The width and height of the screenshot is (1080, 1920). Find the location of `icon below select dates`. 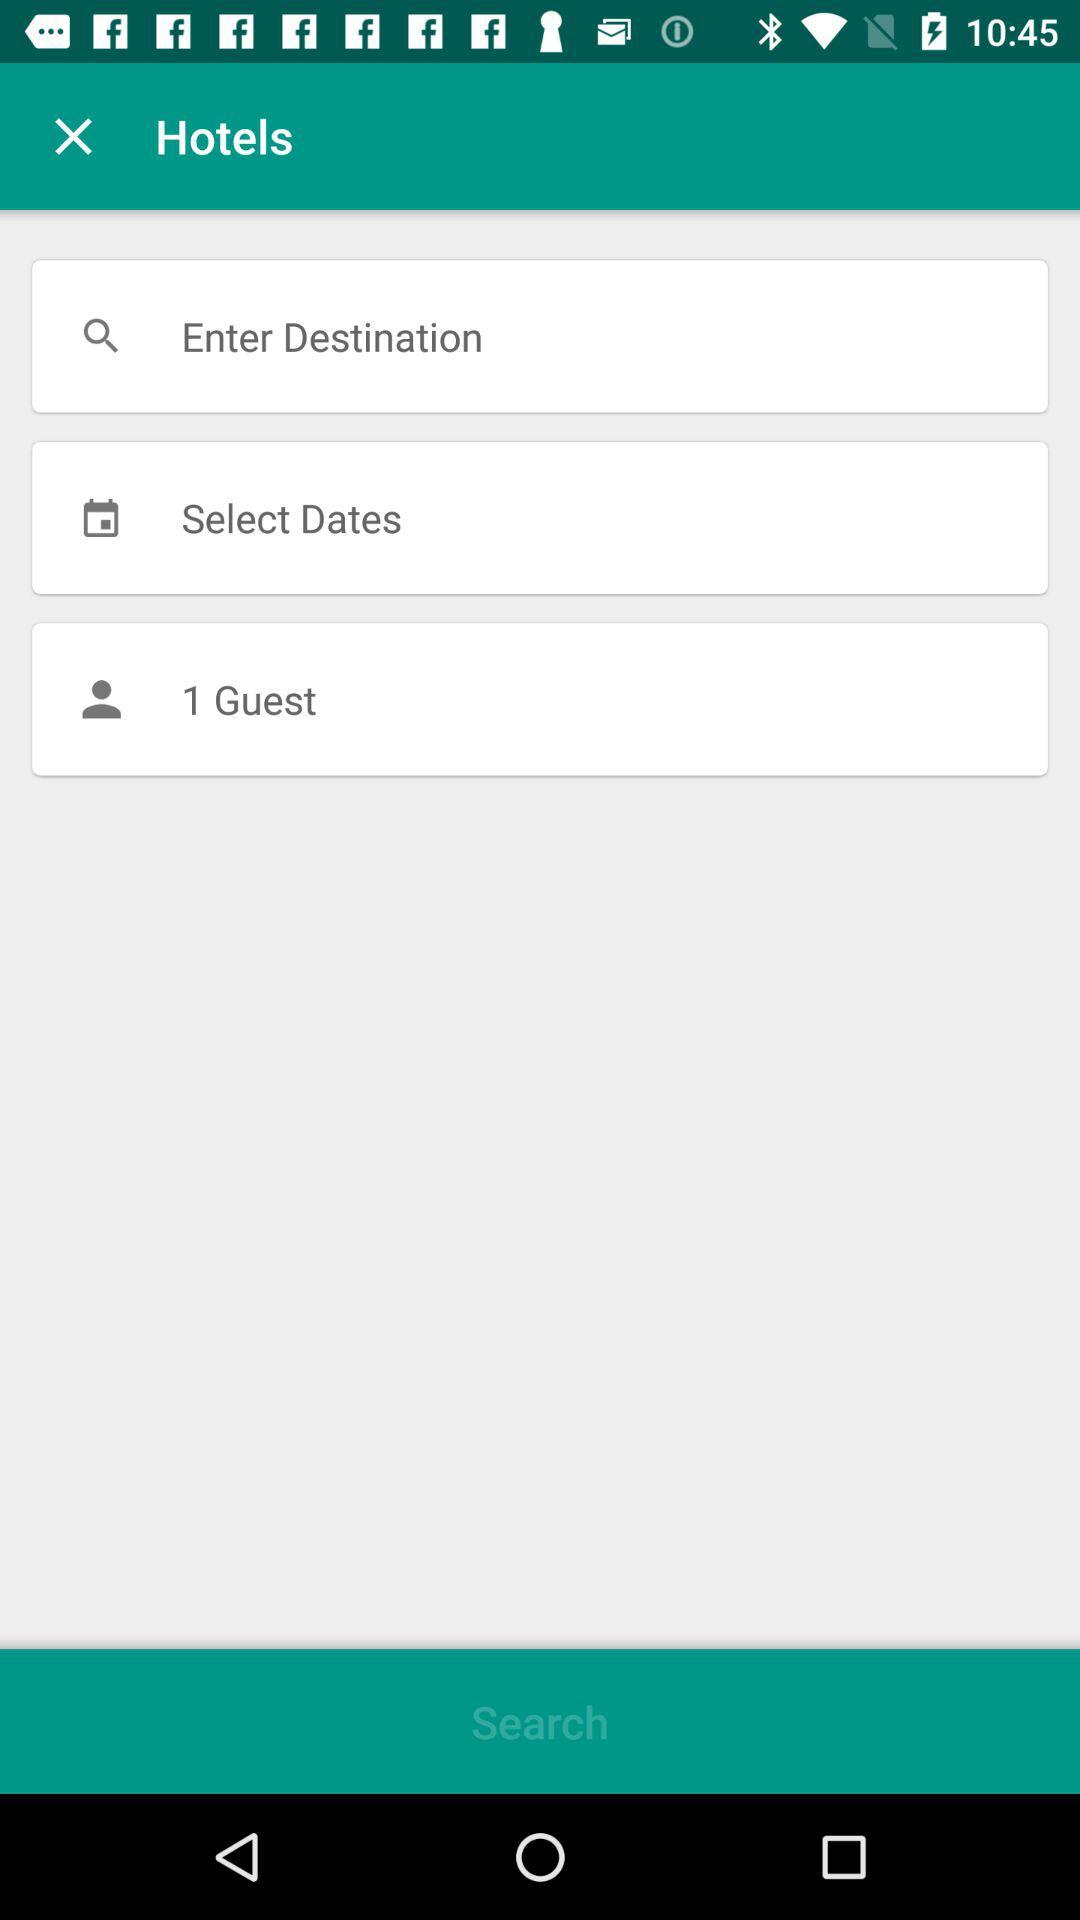

icon below select dates is located at coordinates (540, 699).